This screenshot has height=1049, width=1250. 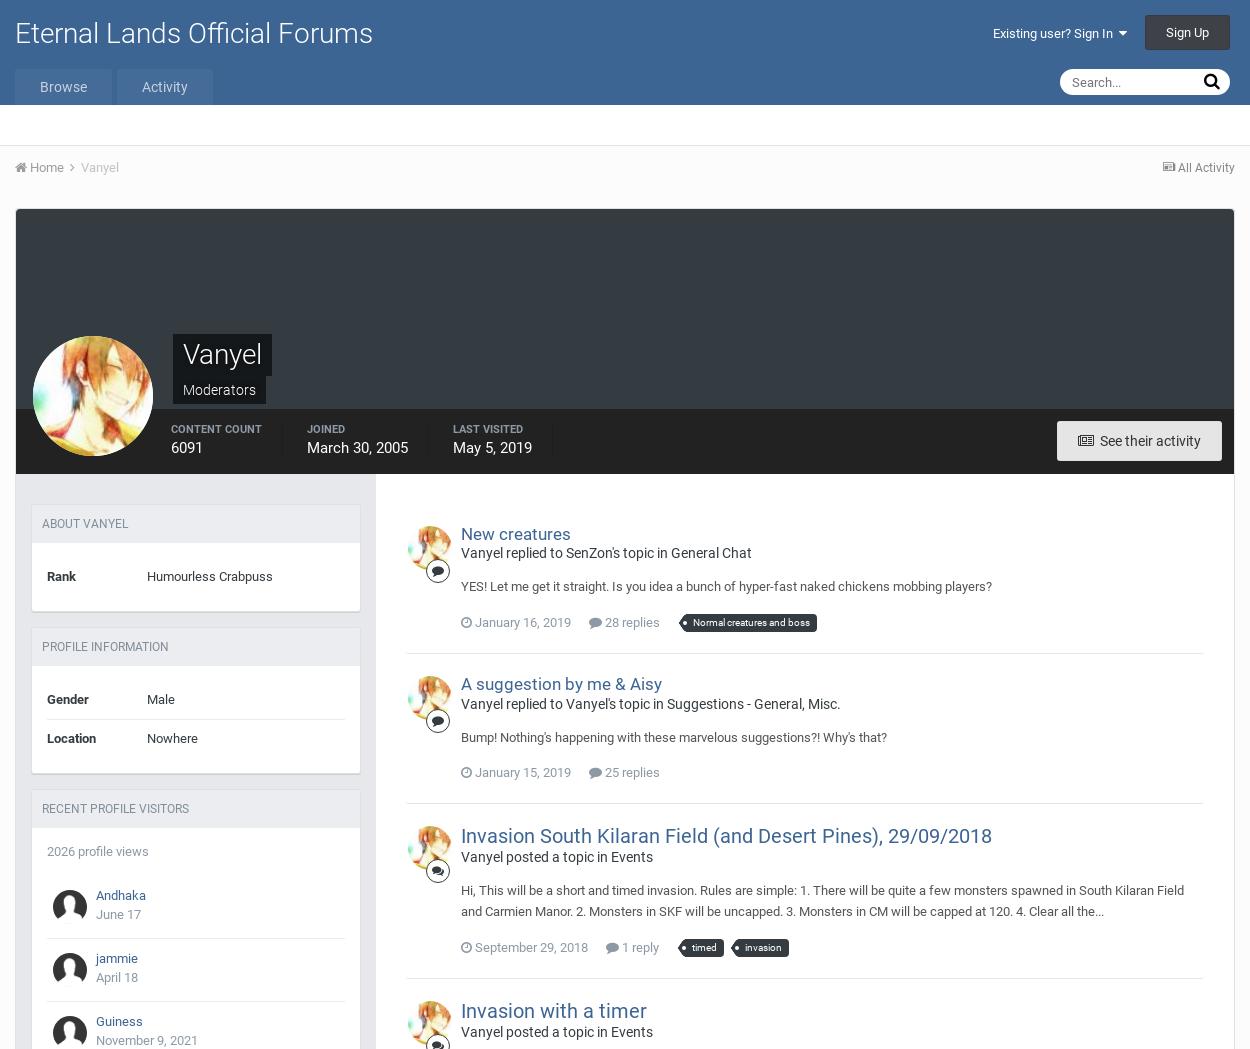 I want to click on 'invasion', so click(x=763, y=947).